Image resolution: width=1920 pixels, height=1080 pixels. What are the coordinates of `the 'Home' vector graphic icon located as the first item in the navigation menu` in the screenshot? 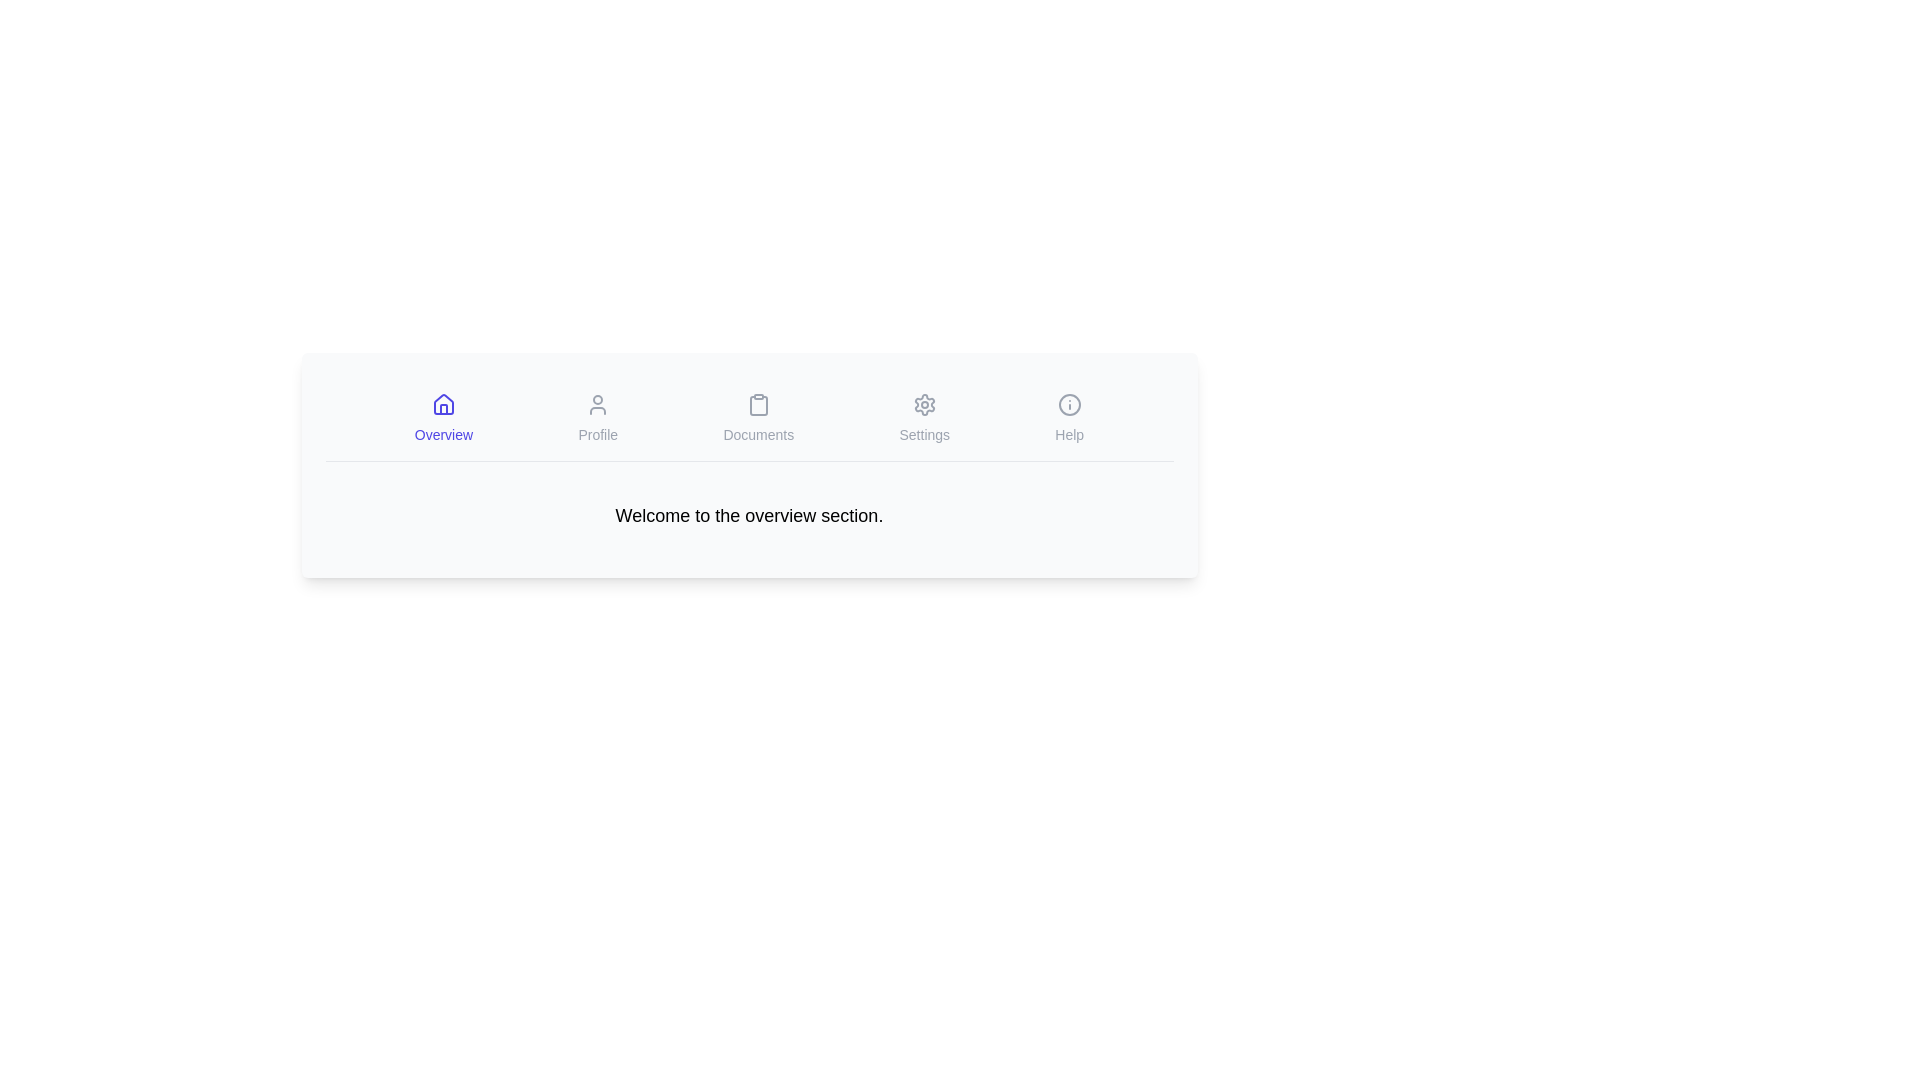 It's located at (442, 404).